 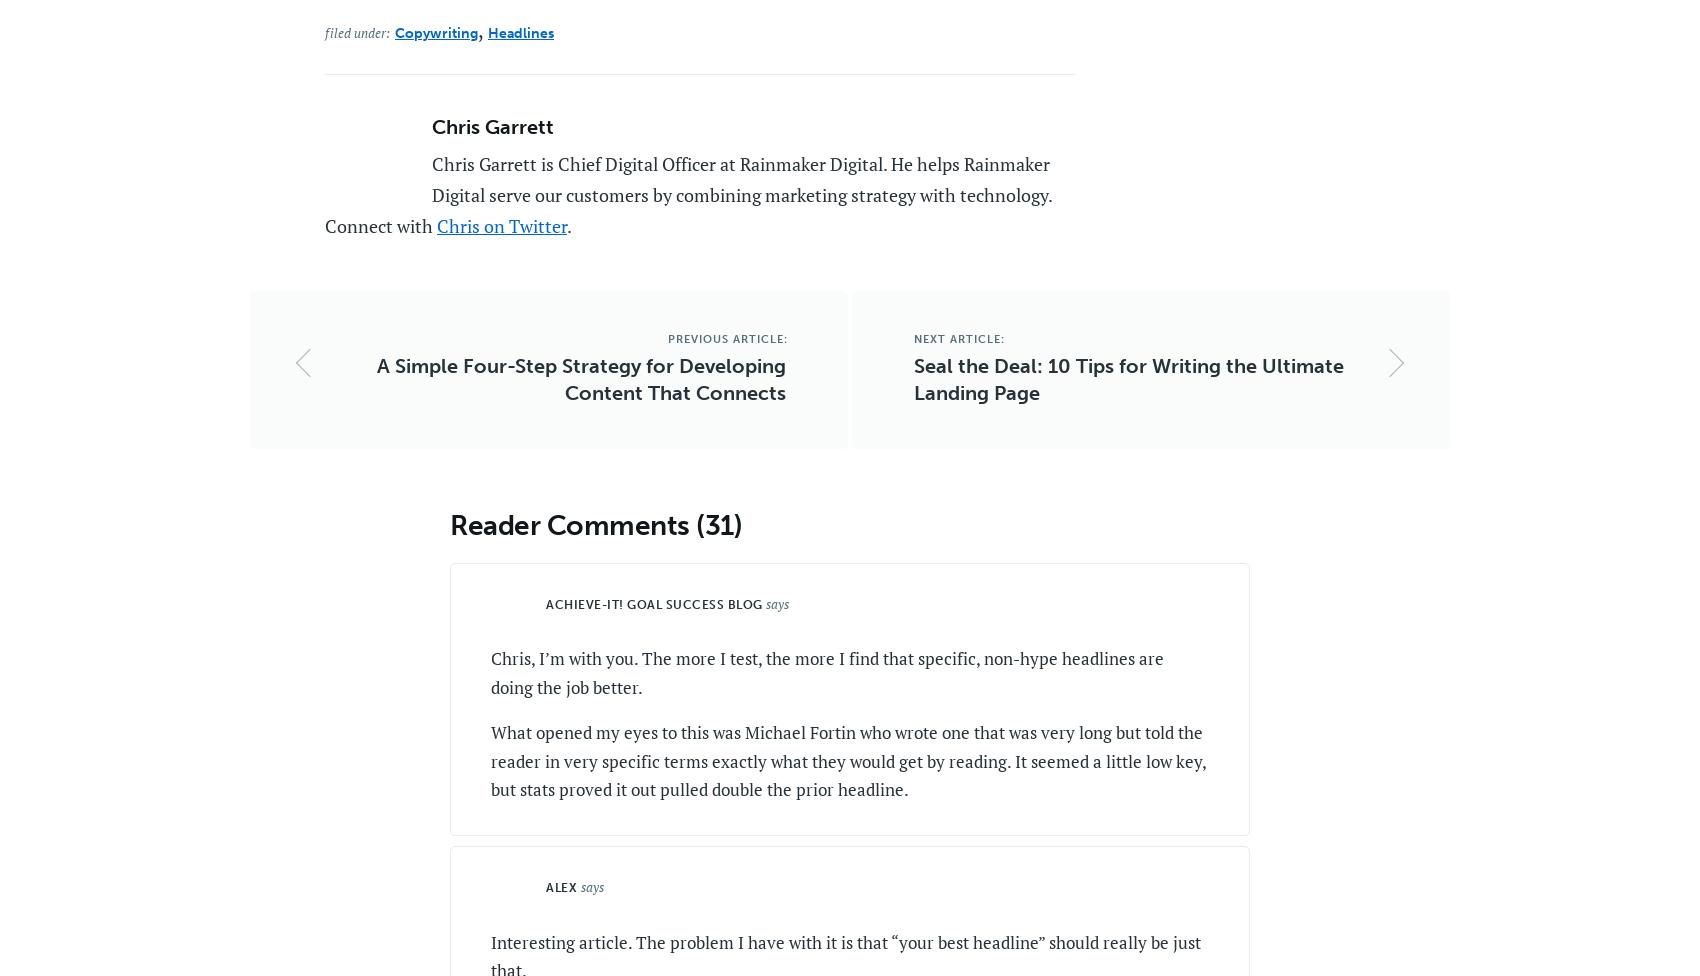 What do you see at coordinates (847, 760) in the screenshot?
I see `'What opened my eyes to this was Michael Fortin who wrote one that was very long but told the reader in very specific terms exactly what they would get by reading.  It seemed a little low key, but stats proved it out pulled double the prior headline.'` at bounding box center [847, 760].